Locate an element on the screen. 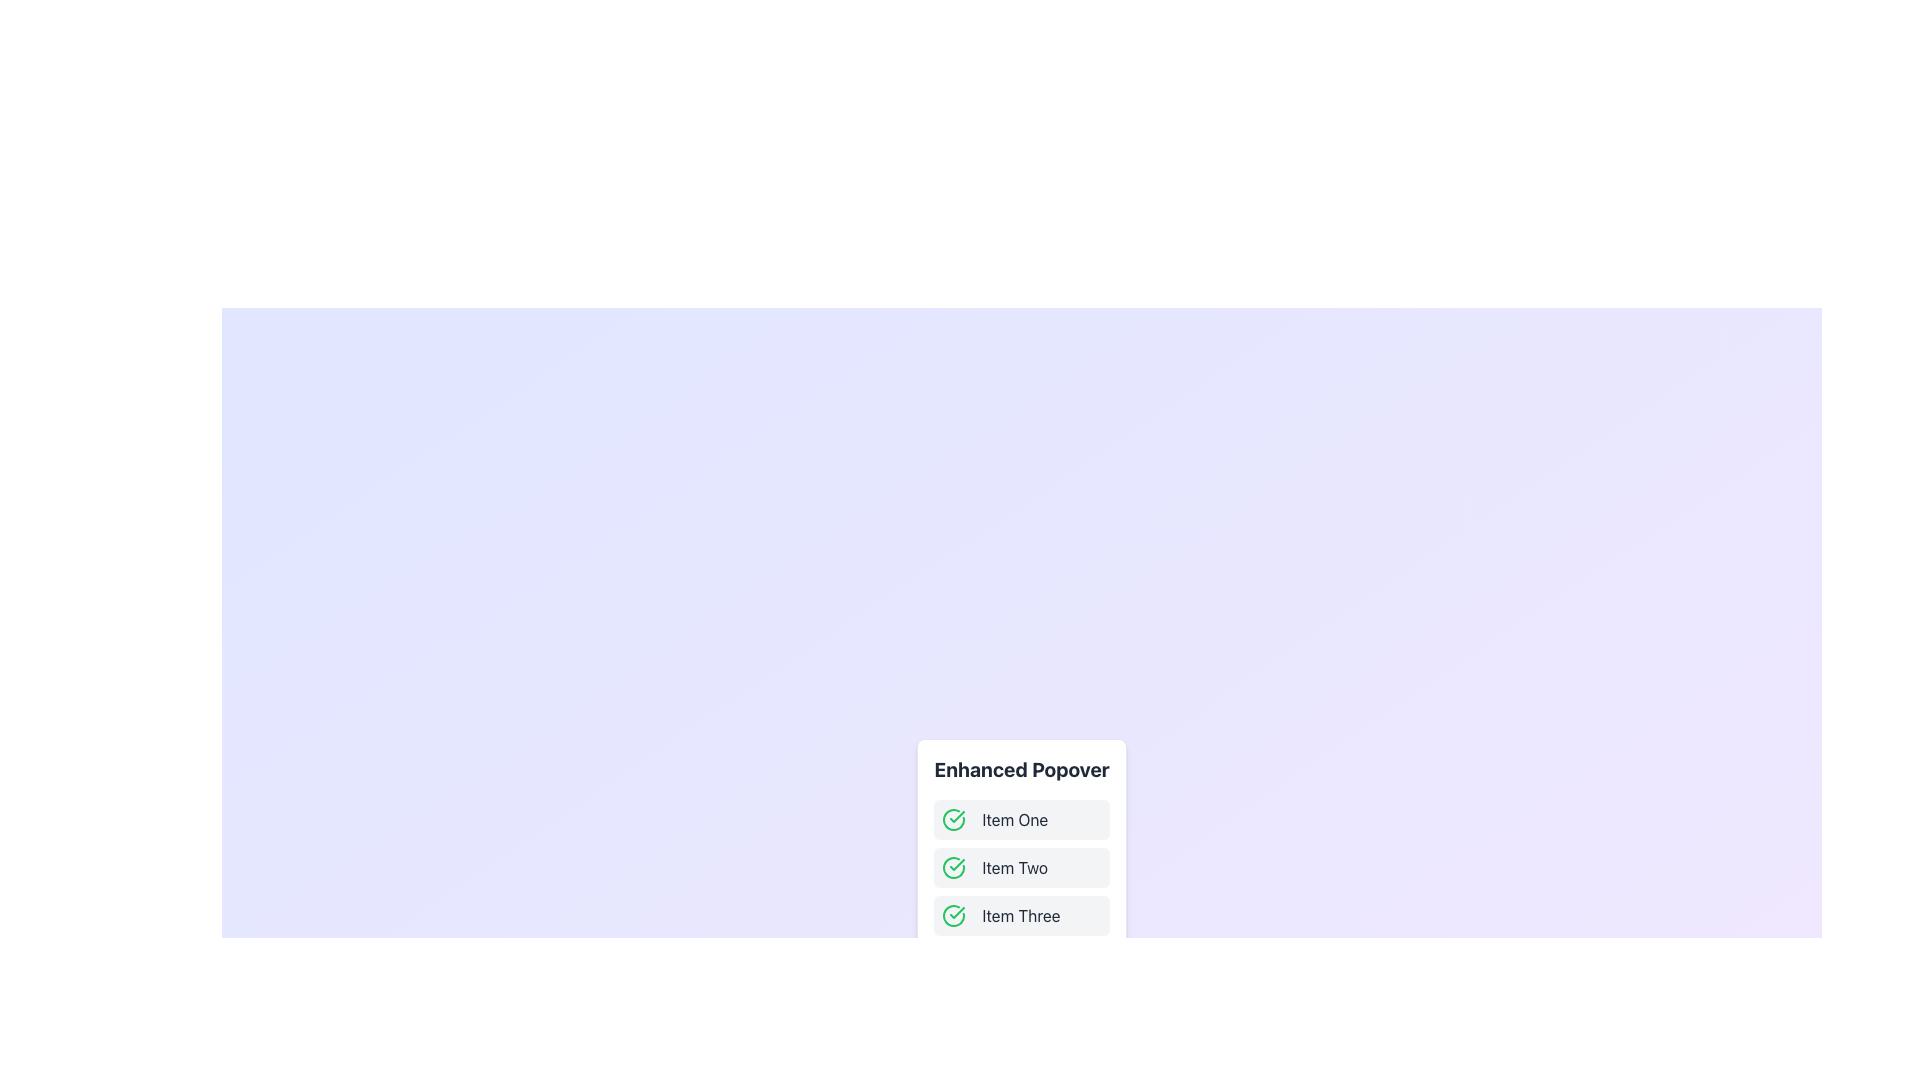 This screenshot has width=1920, height=1080. the circular check mark icon with a green stroke located at the top-left corner of the item labeled 'Item Three' is located at coordinates (953, 915).